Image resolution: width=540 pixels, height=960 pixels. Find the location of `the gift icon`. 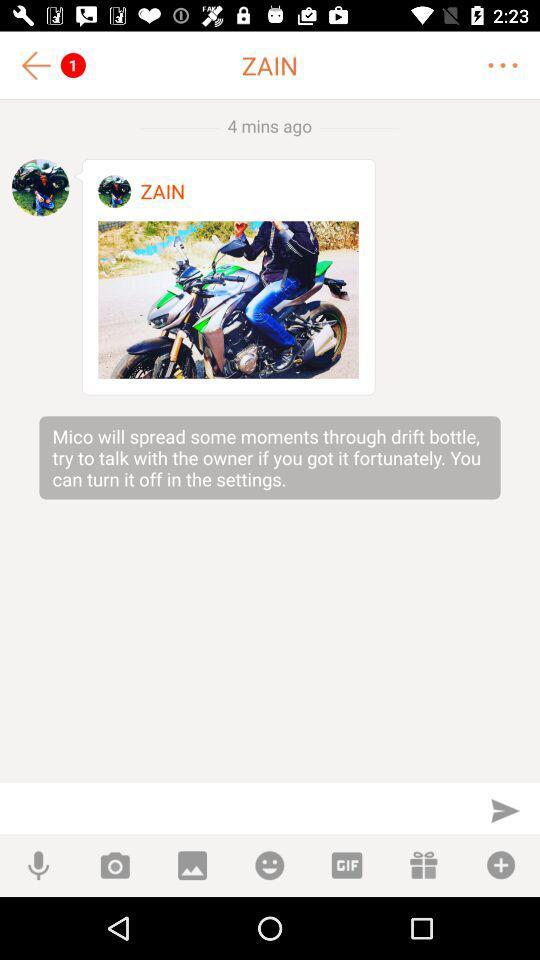

the gift icon is located at coordinates (423, 864).